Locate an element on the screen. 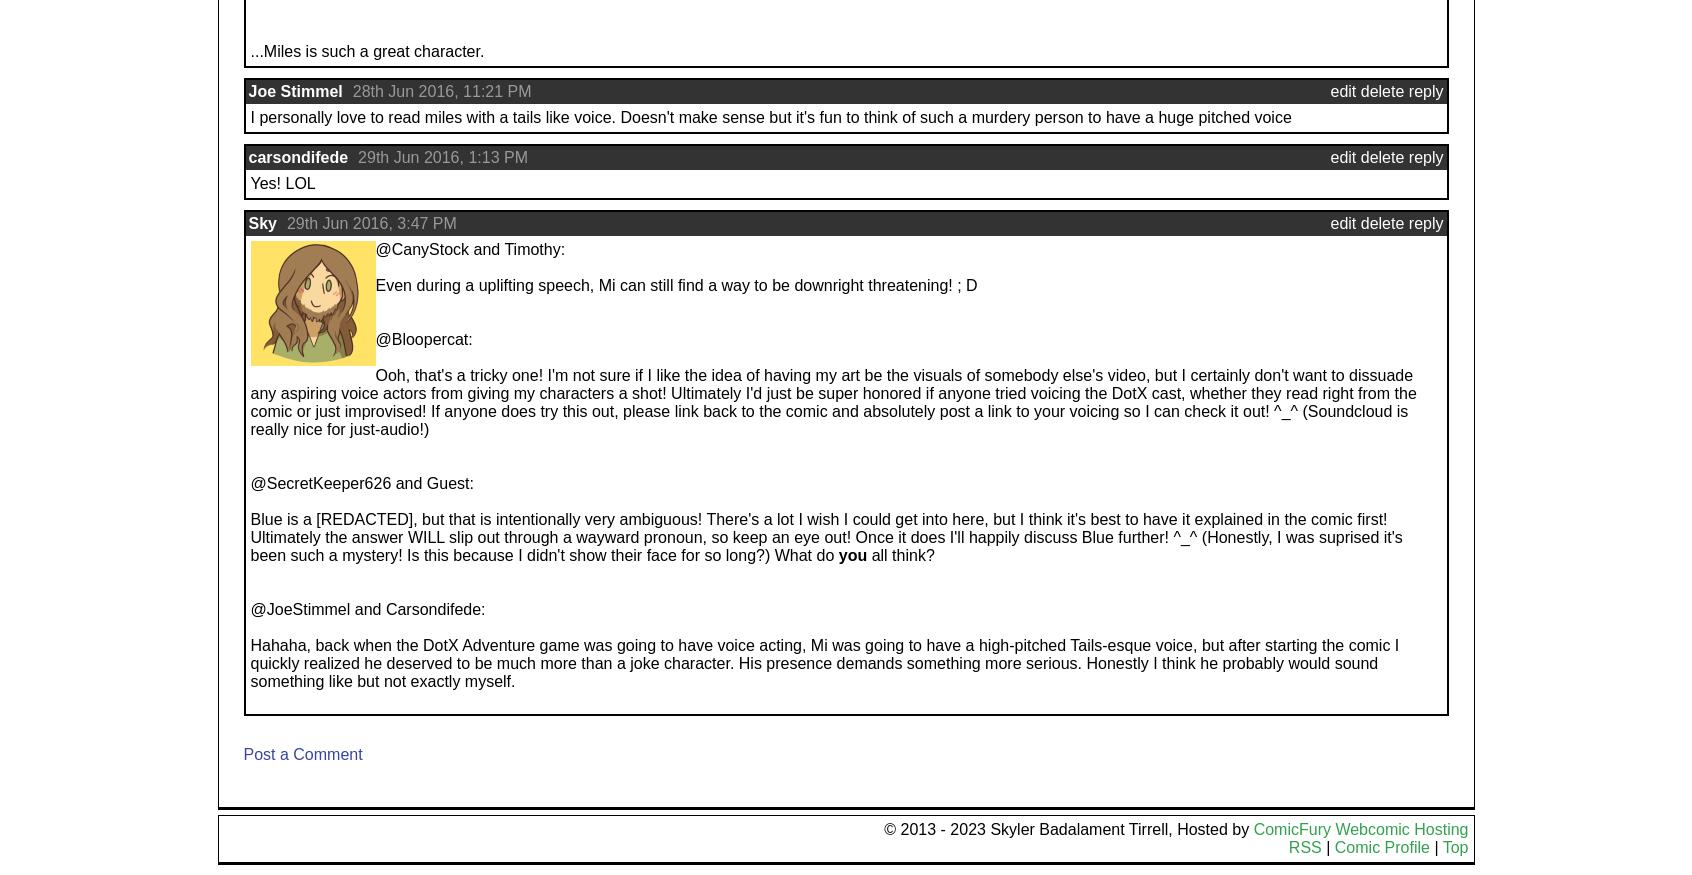 The height and width of the screenshot is (875, 1692). 'Post a Comment' is located at coordinates (301, 753).